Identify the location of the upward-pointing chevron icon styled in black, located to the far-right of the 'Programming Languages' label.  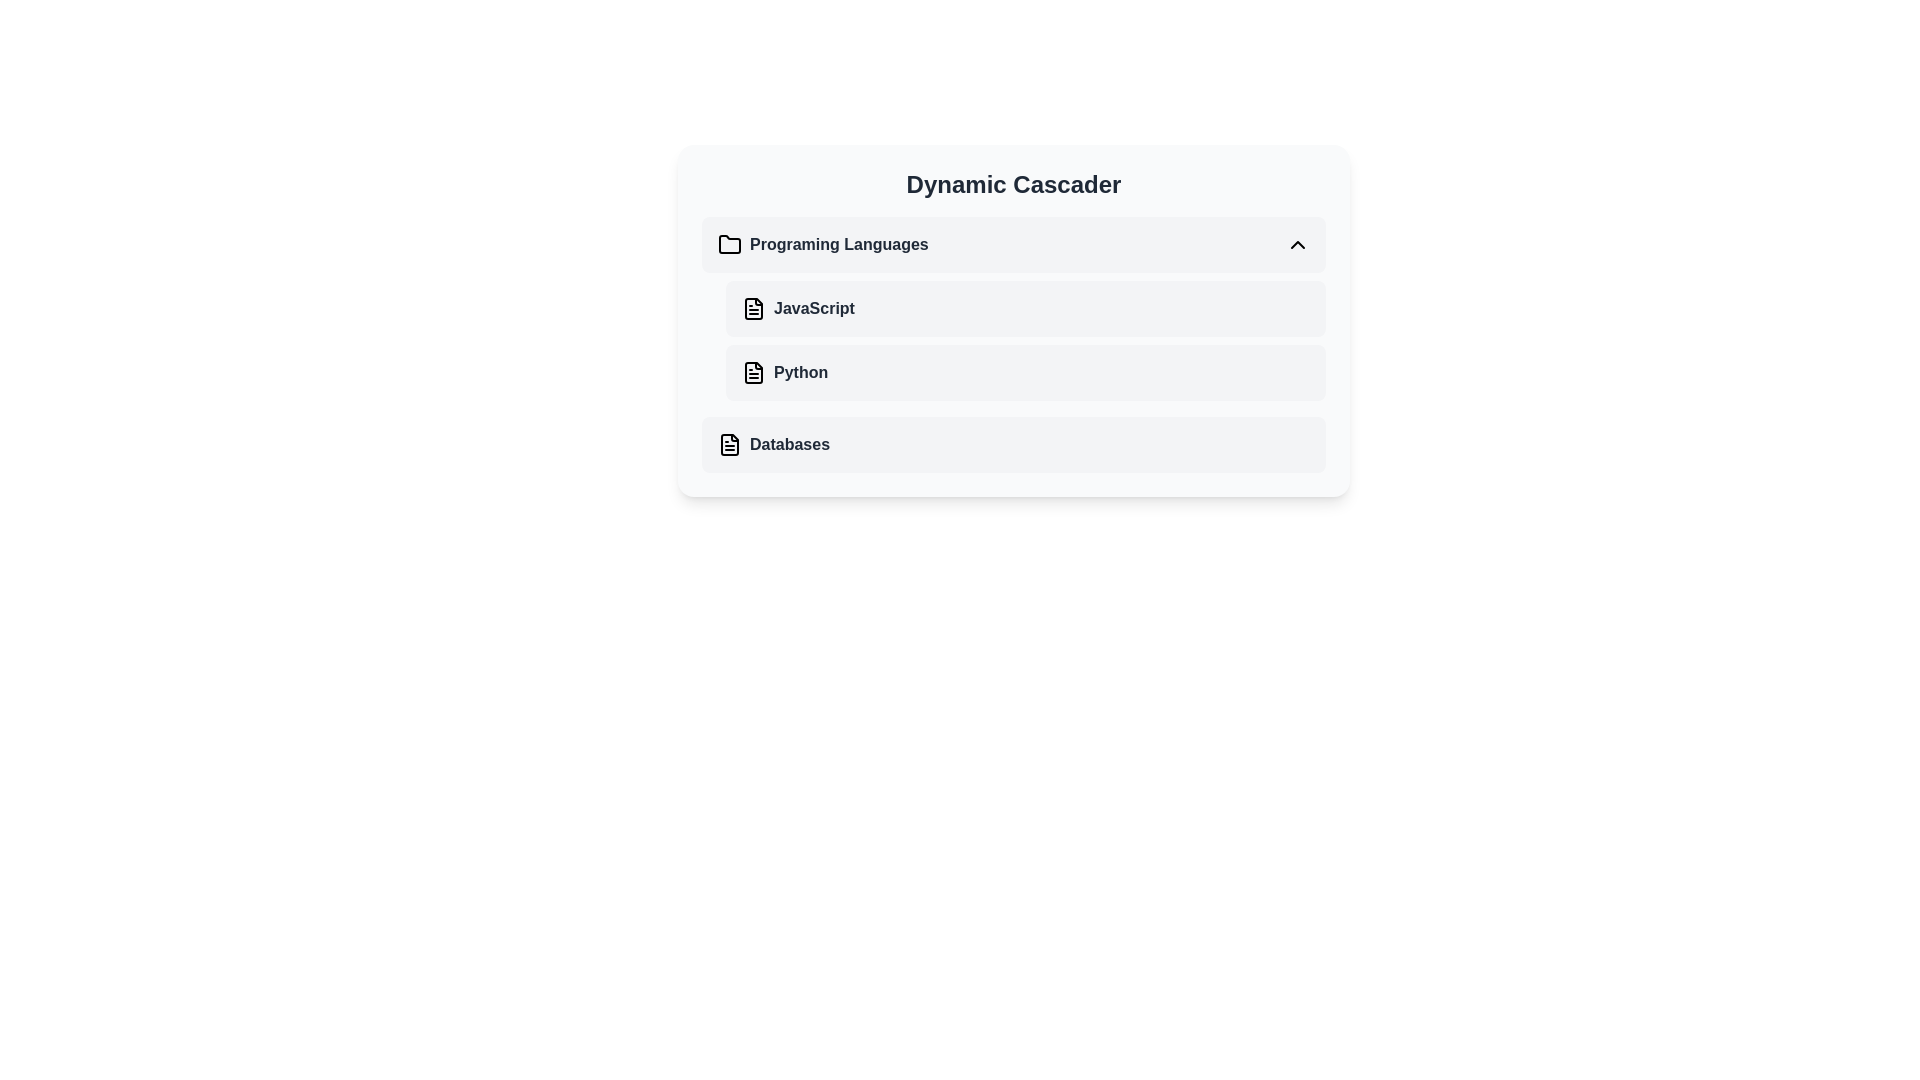
(1297, 244).